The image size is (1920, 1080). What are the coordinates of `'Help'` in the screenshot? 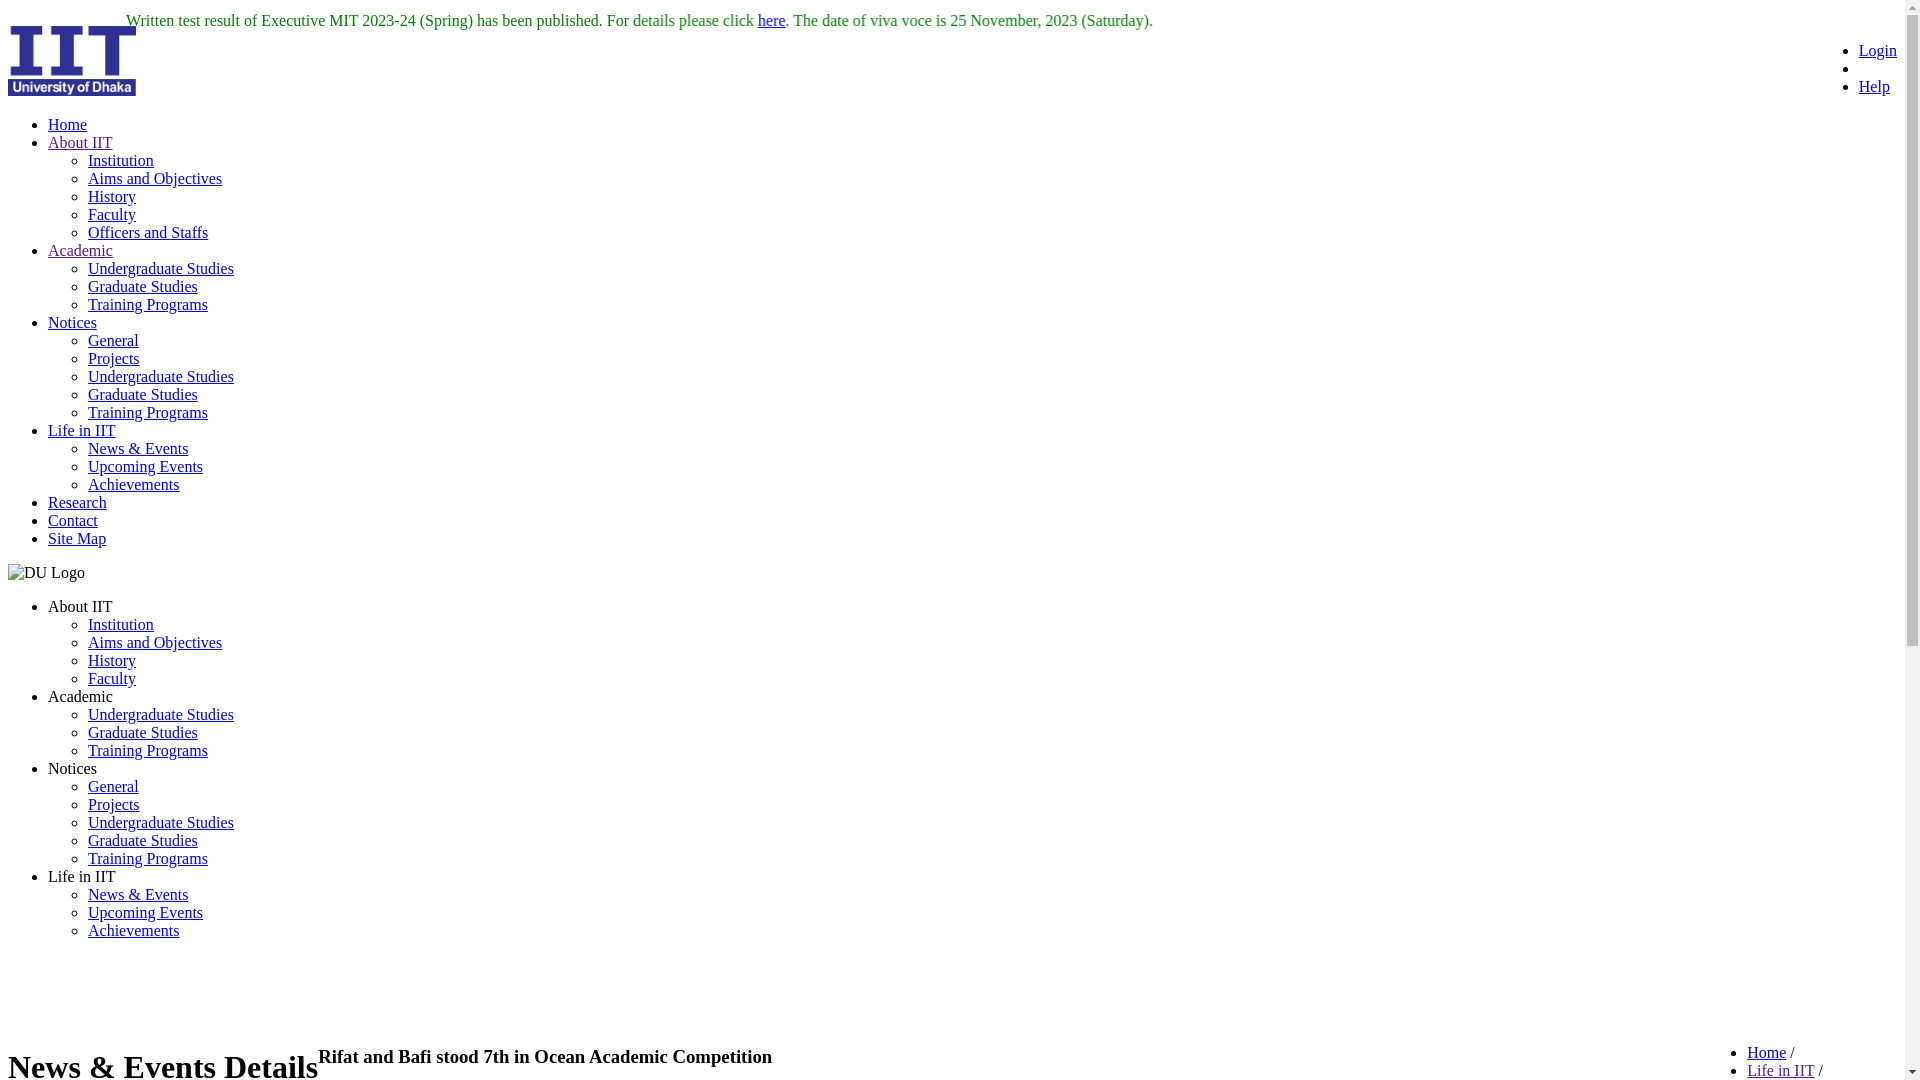 It's located at (1873, 85).